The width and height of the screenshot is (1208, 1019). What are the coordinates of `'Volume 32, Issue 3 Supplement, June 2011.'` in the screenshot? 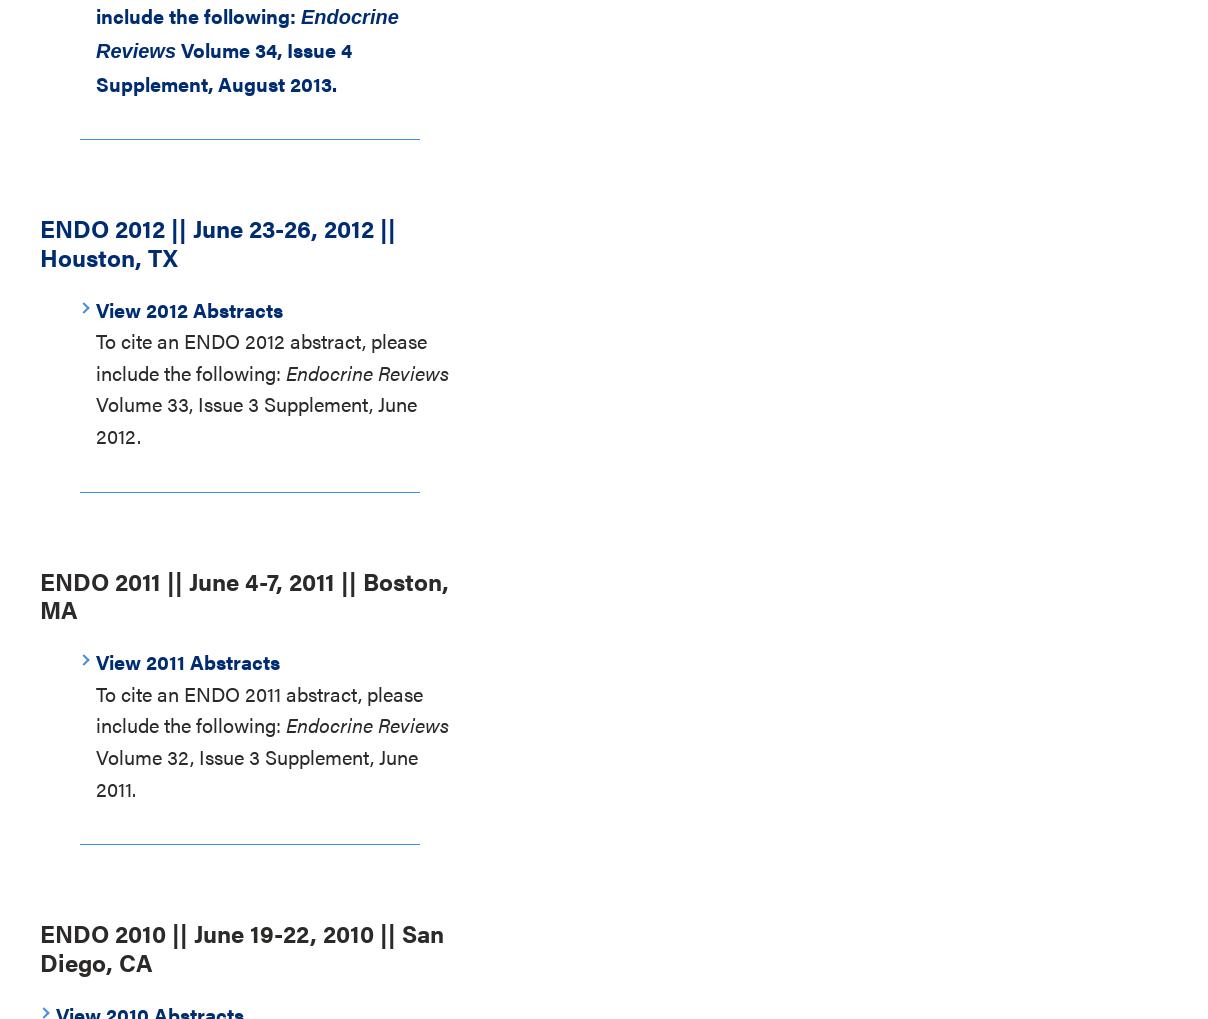 It's located at (256, 770).